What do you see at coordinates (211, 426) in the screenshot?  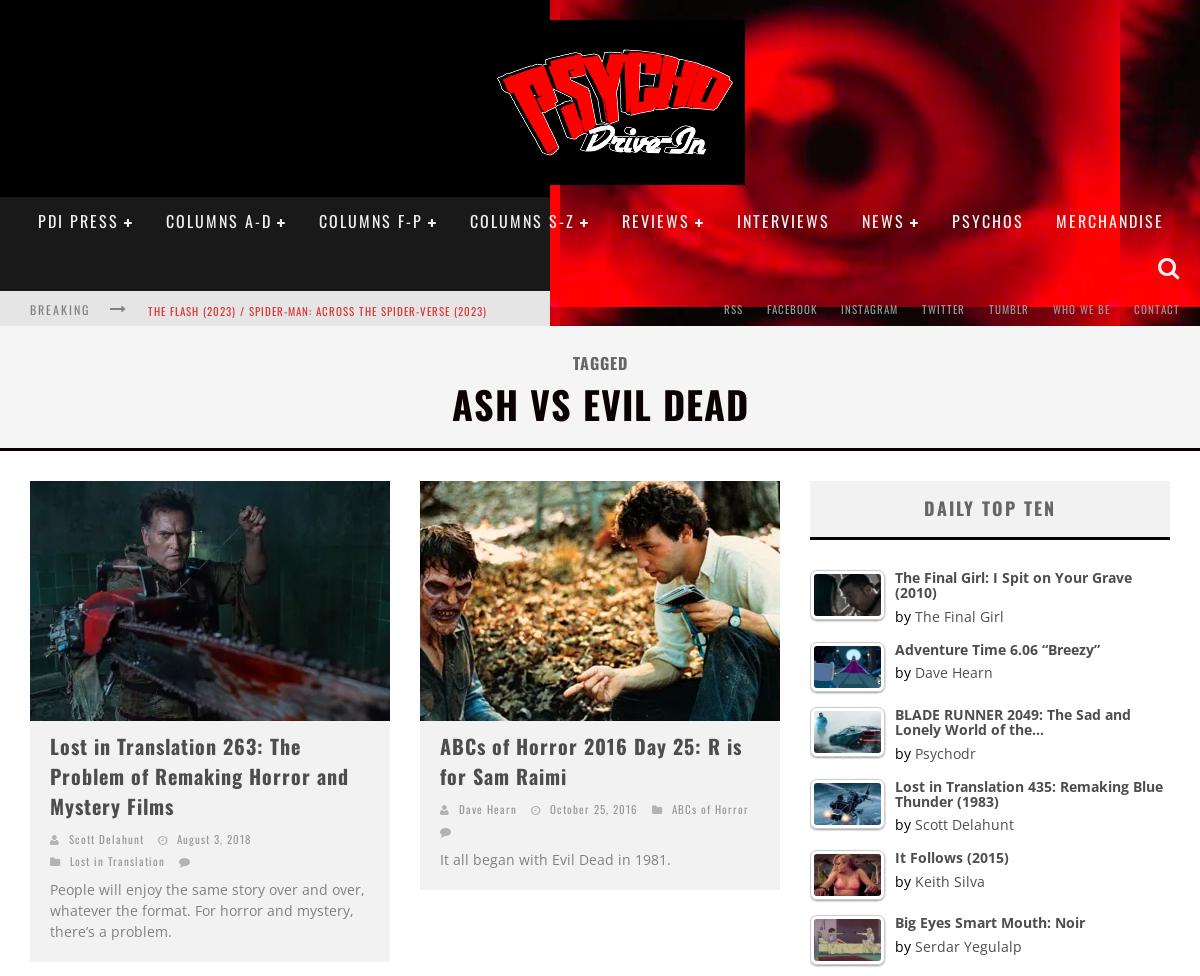 I see `'Obstacle Corpse (2022)'` at bounding box center [211, 426].